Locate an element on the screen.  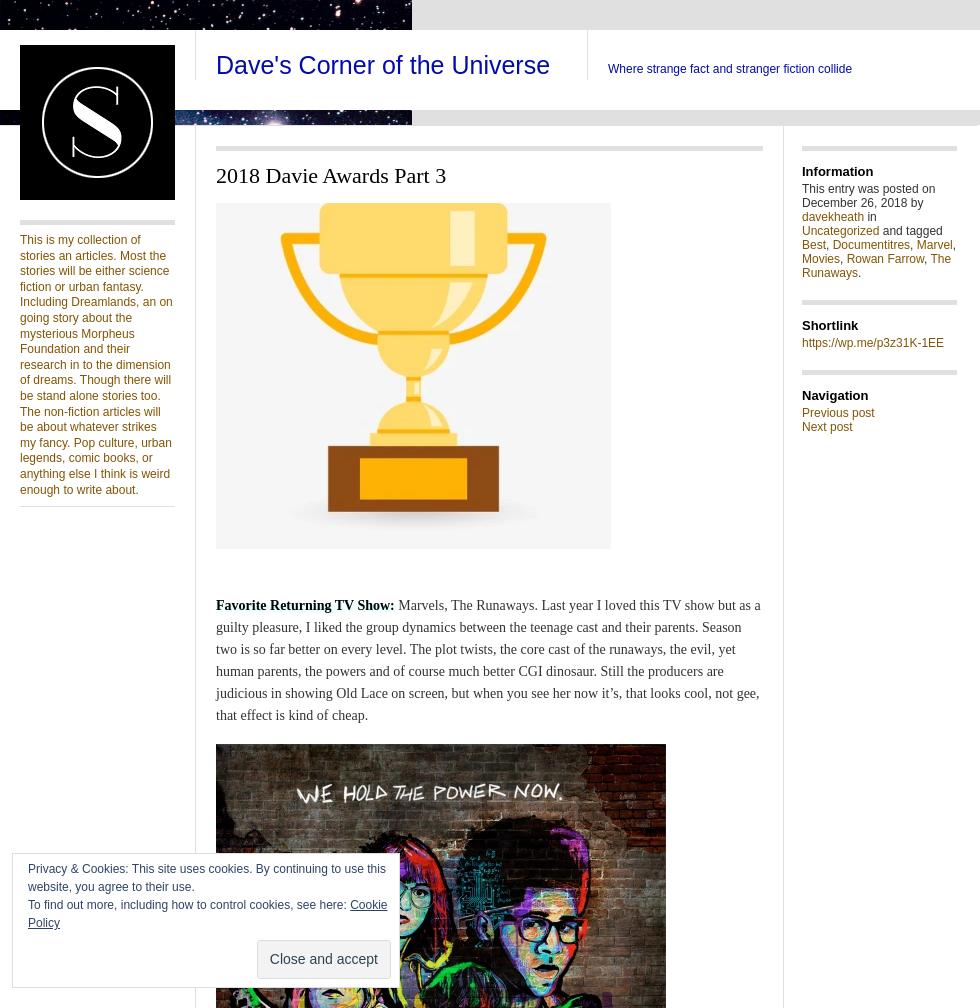
'Shortlink' is located at coordinates (829, 325).